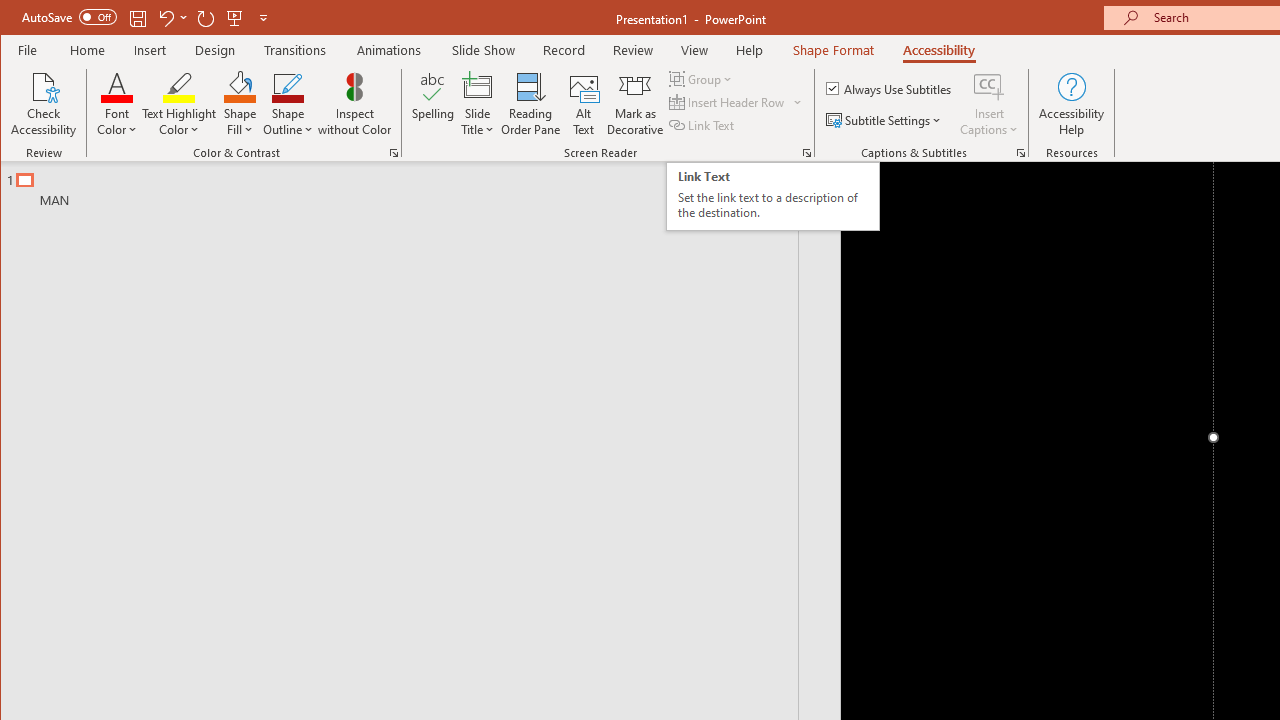 The image size is (1280, 720). Describe the element at coordinates (477, 85) in the screenshot. I see `'Slide Title'` at that location.